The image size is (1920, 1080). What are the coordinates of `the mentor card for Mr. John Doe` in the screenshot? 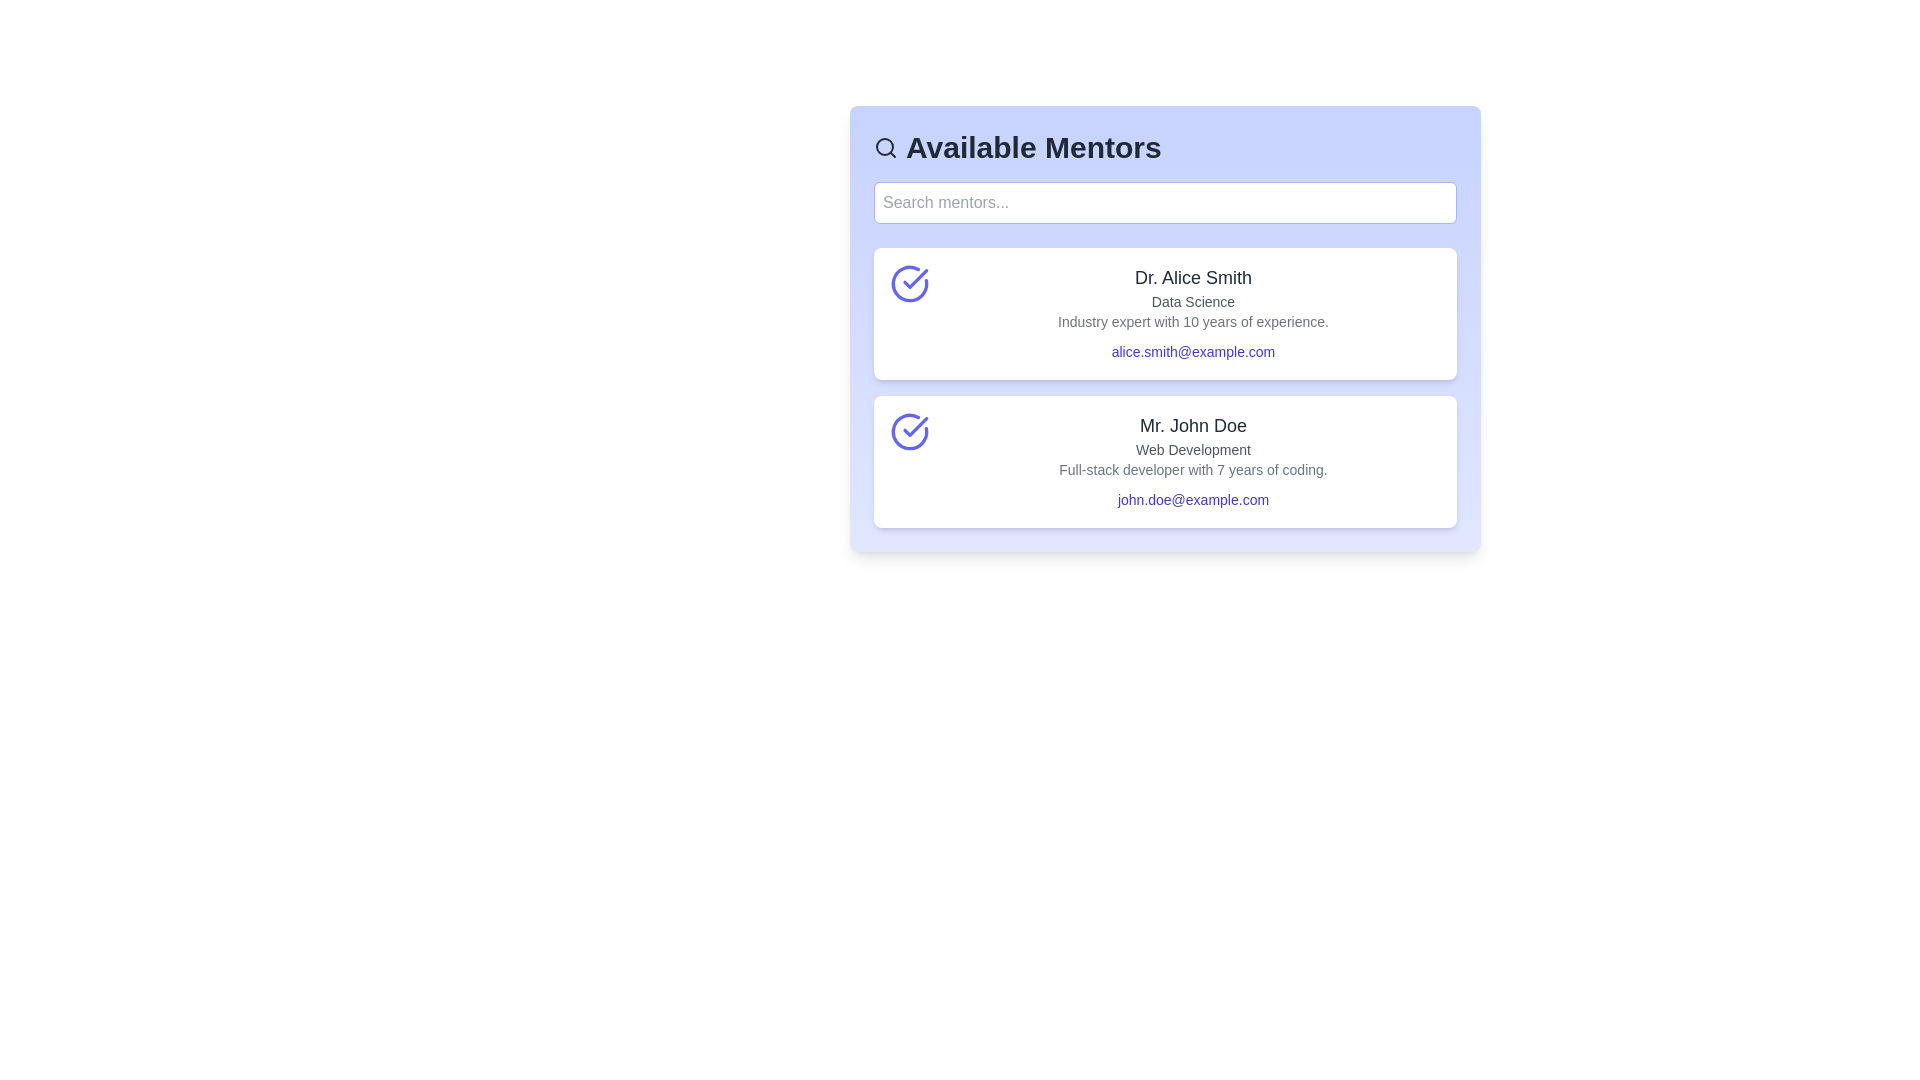 It's located at (1165, 462).